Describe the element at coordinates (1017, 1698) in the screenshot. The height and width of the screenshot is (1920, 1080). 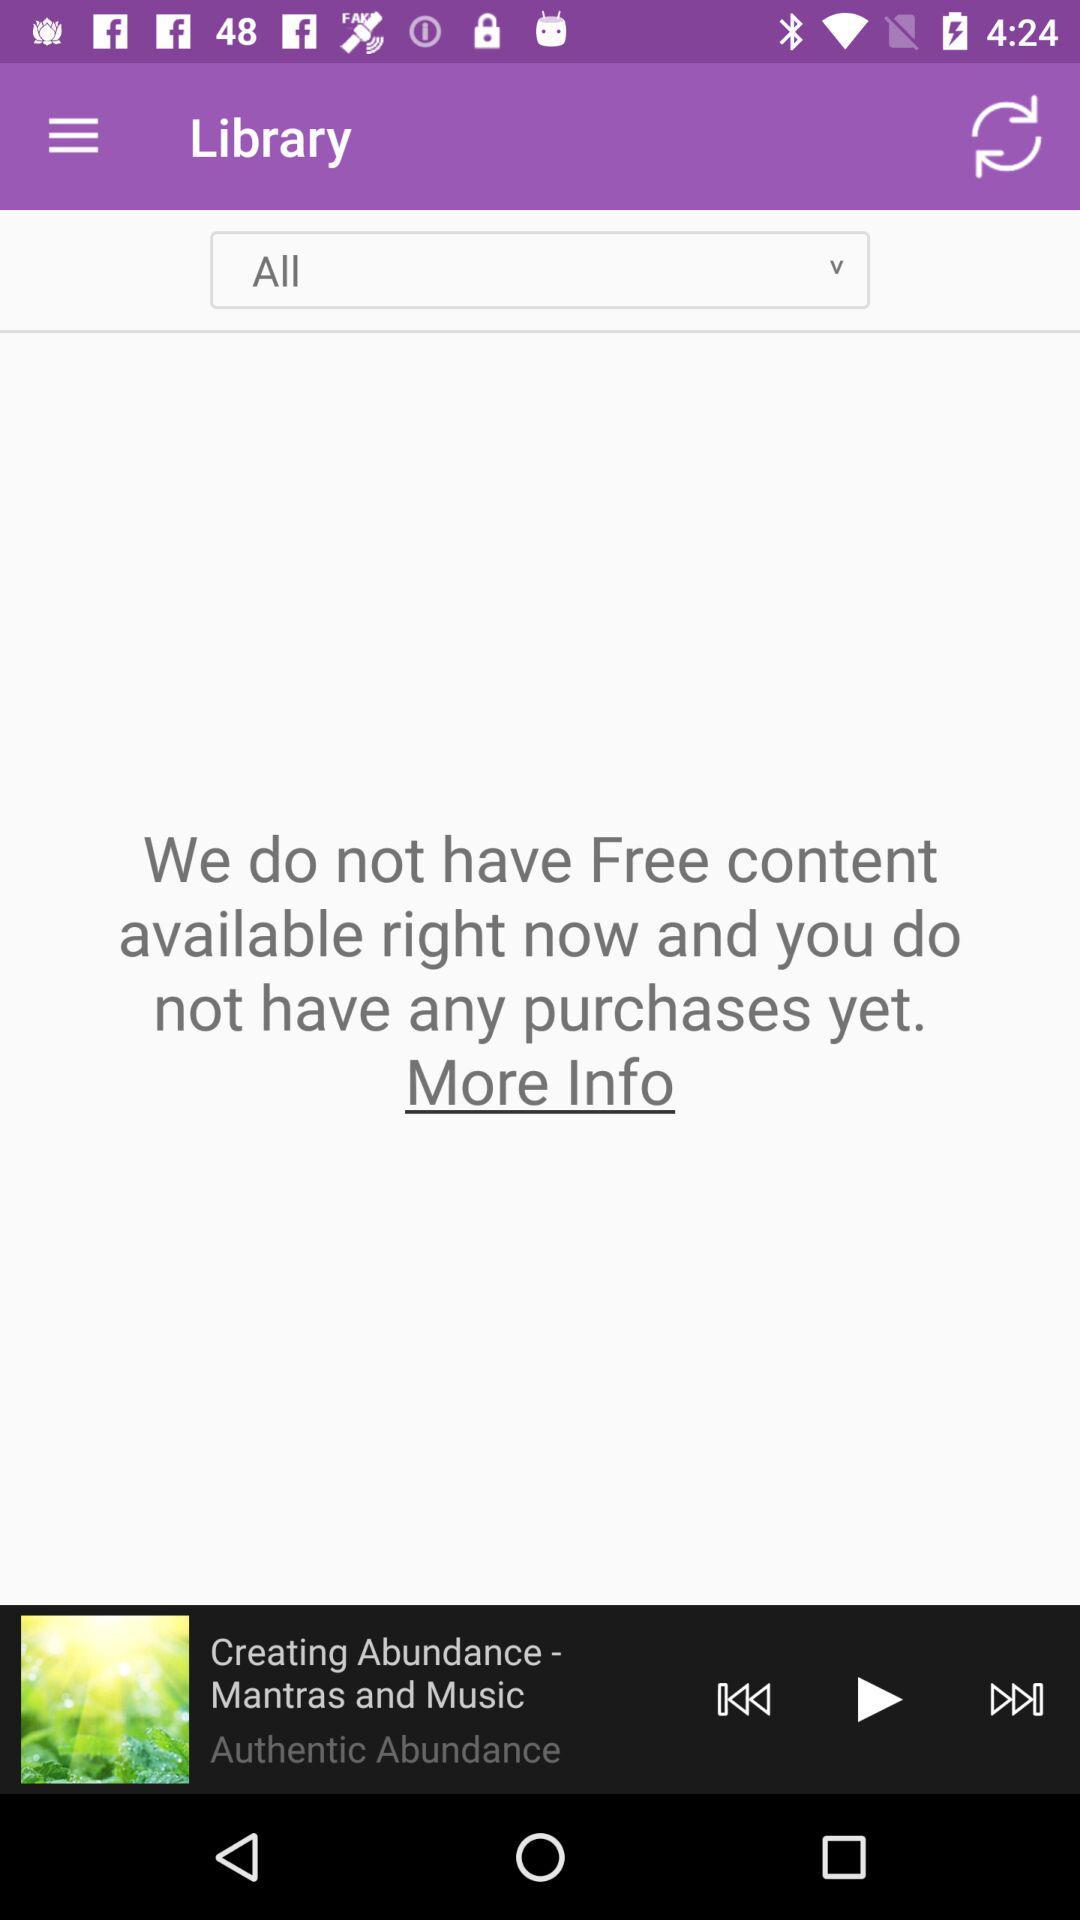
I see `next audio file` at that location.